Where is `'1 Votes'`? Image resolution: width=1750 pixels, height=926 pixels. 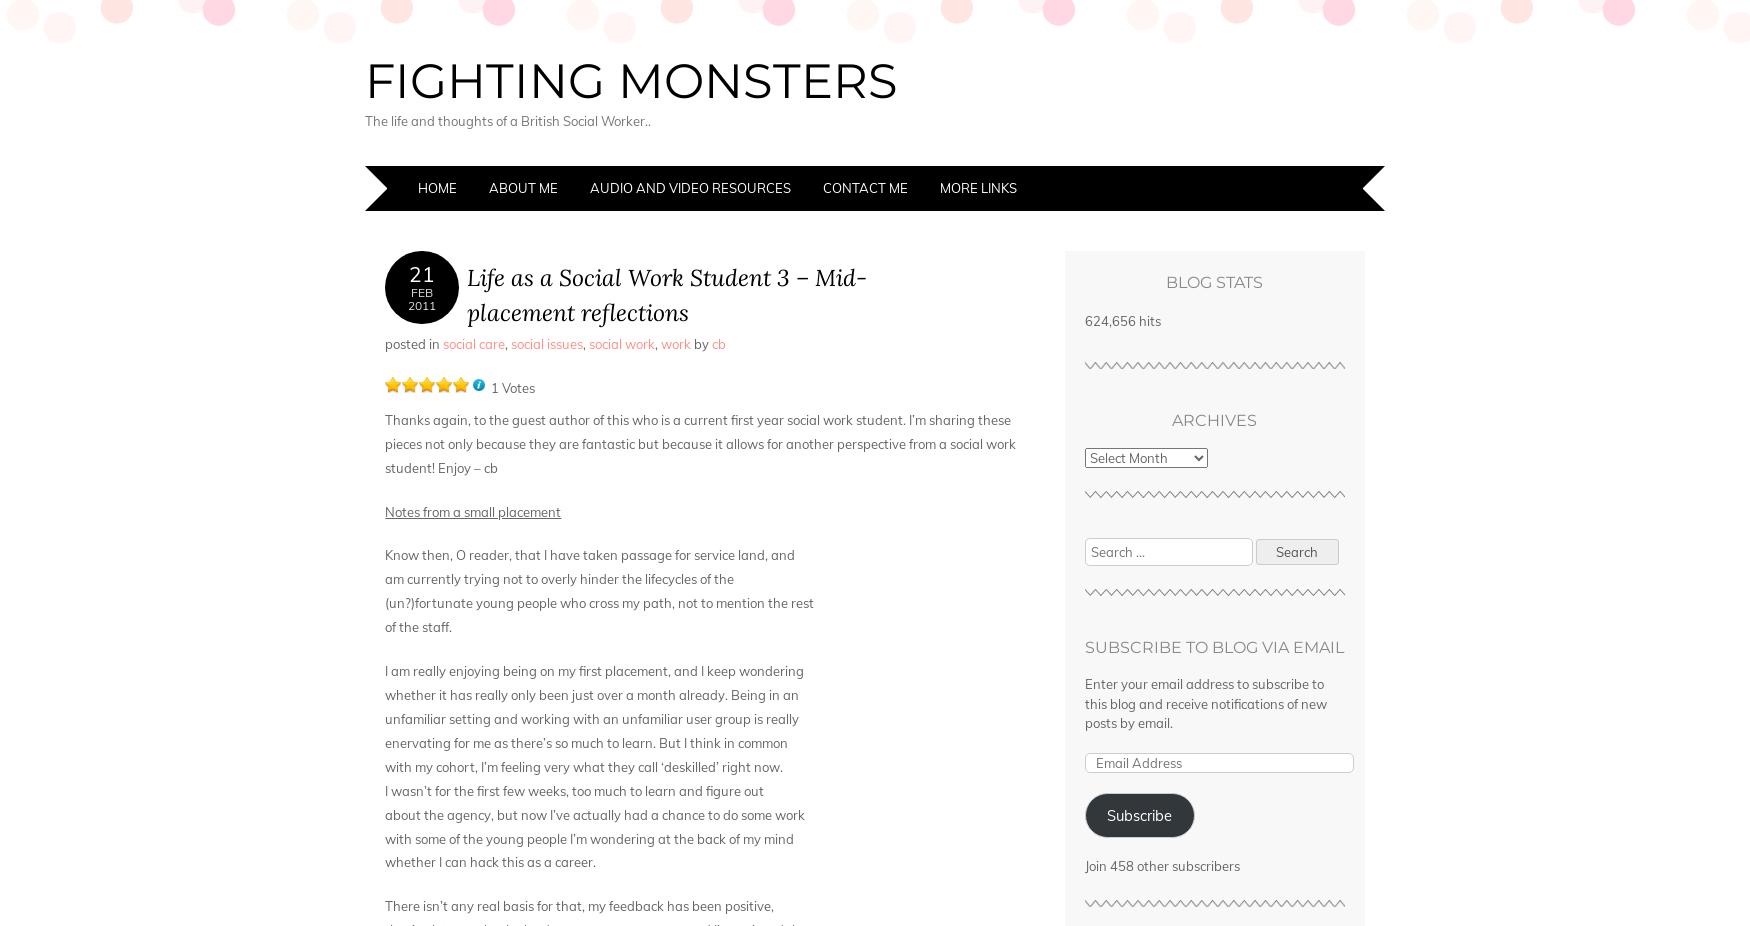 '1 Votes' is located at coordinates (511, 387).